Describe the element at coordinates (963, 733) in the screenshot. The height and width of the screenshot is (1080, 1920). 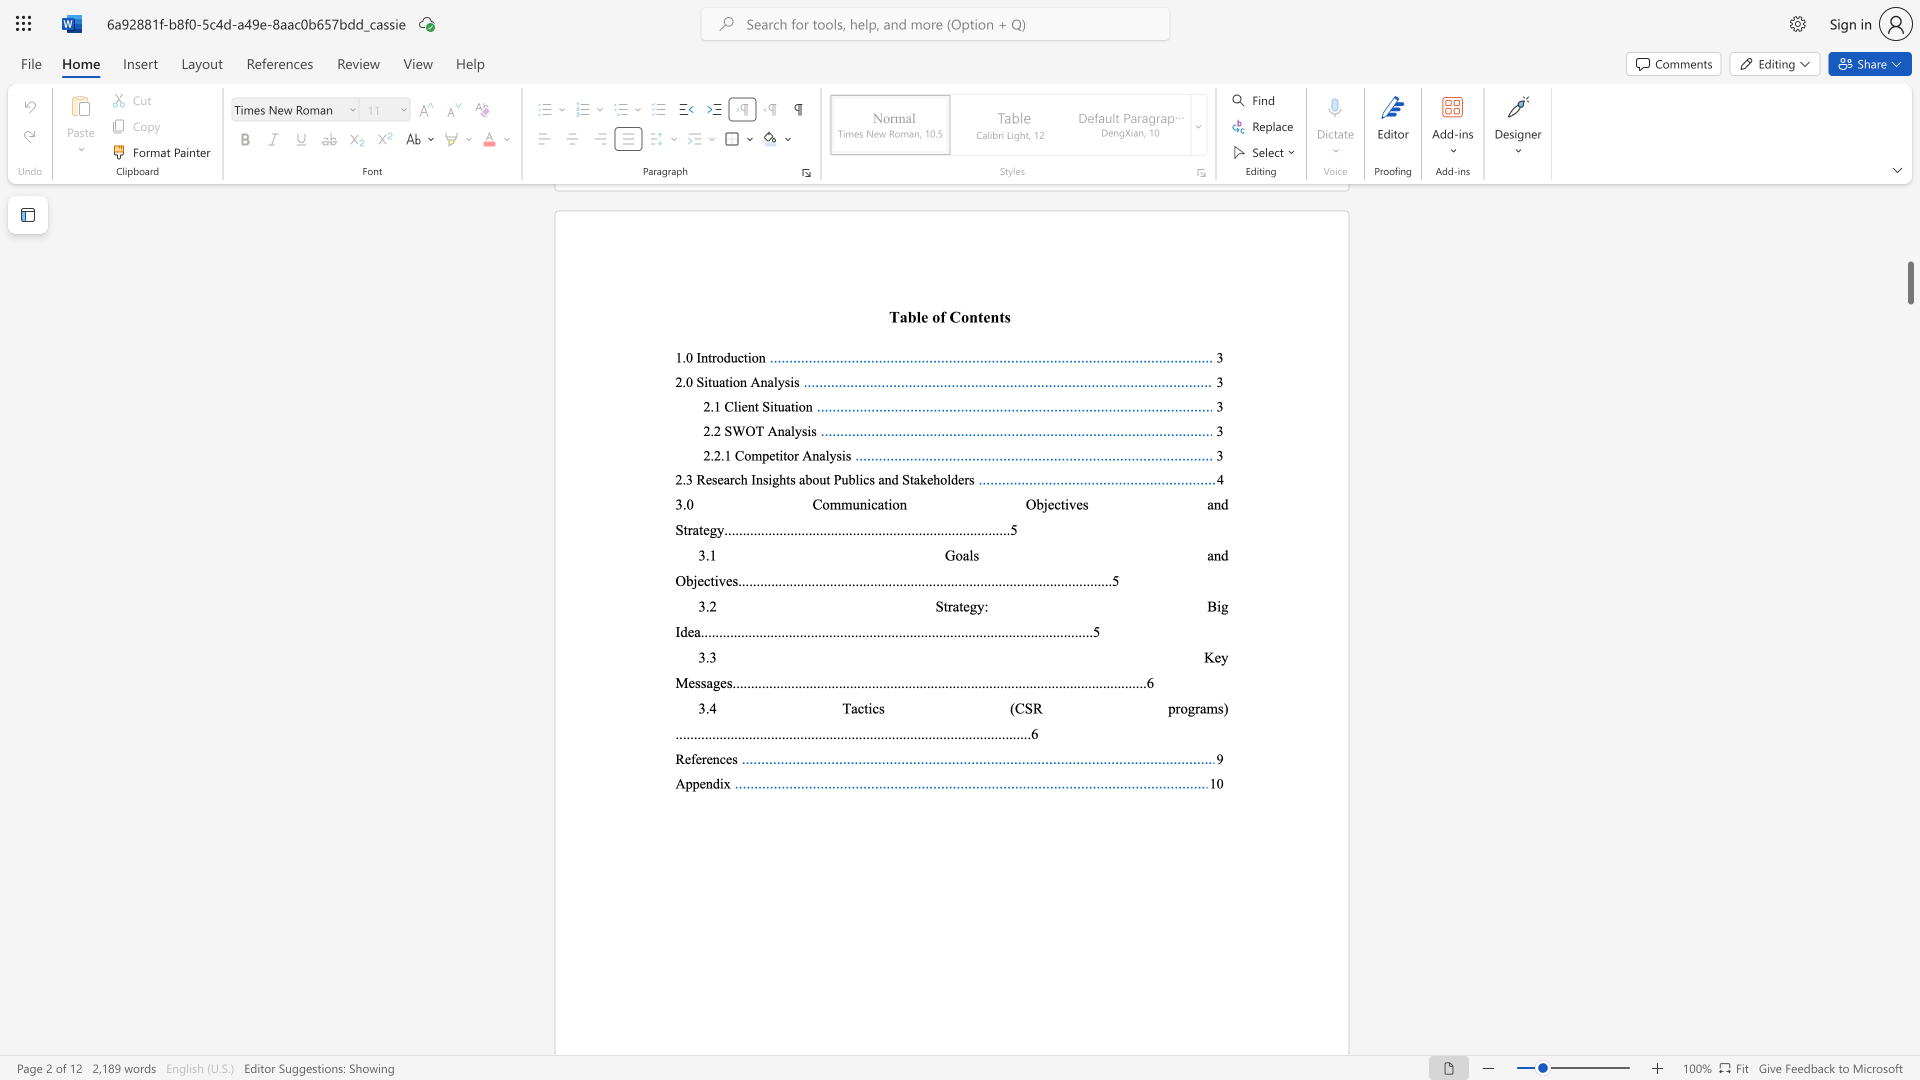
I see `the 79th character "." in the text` at that location.